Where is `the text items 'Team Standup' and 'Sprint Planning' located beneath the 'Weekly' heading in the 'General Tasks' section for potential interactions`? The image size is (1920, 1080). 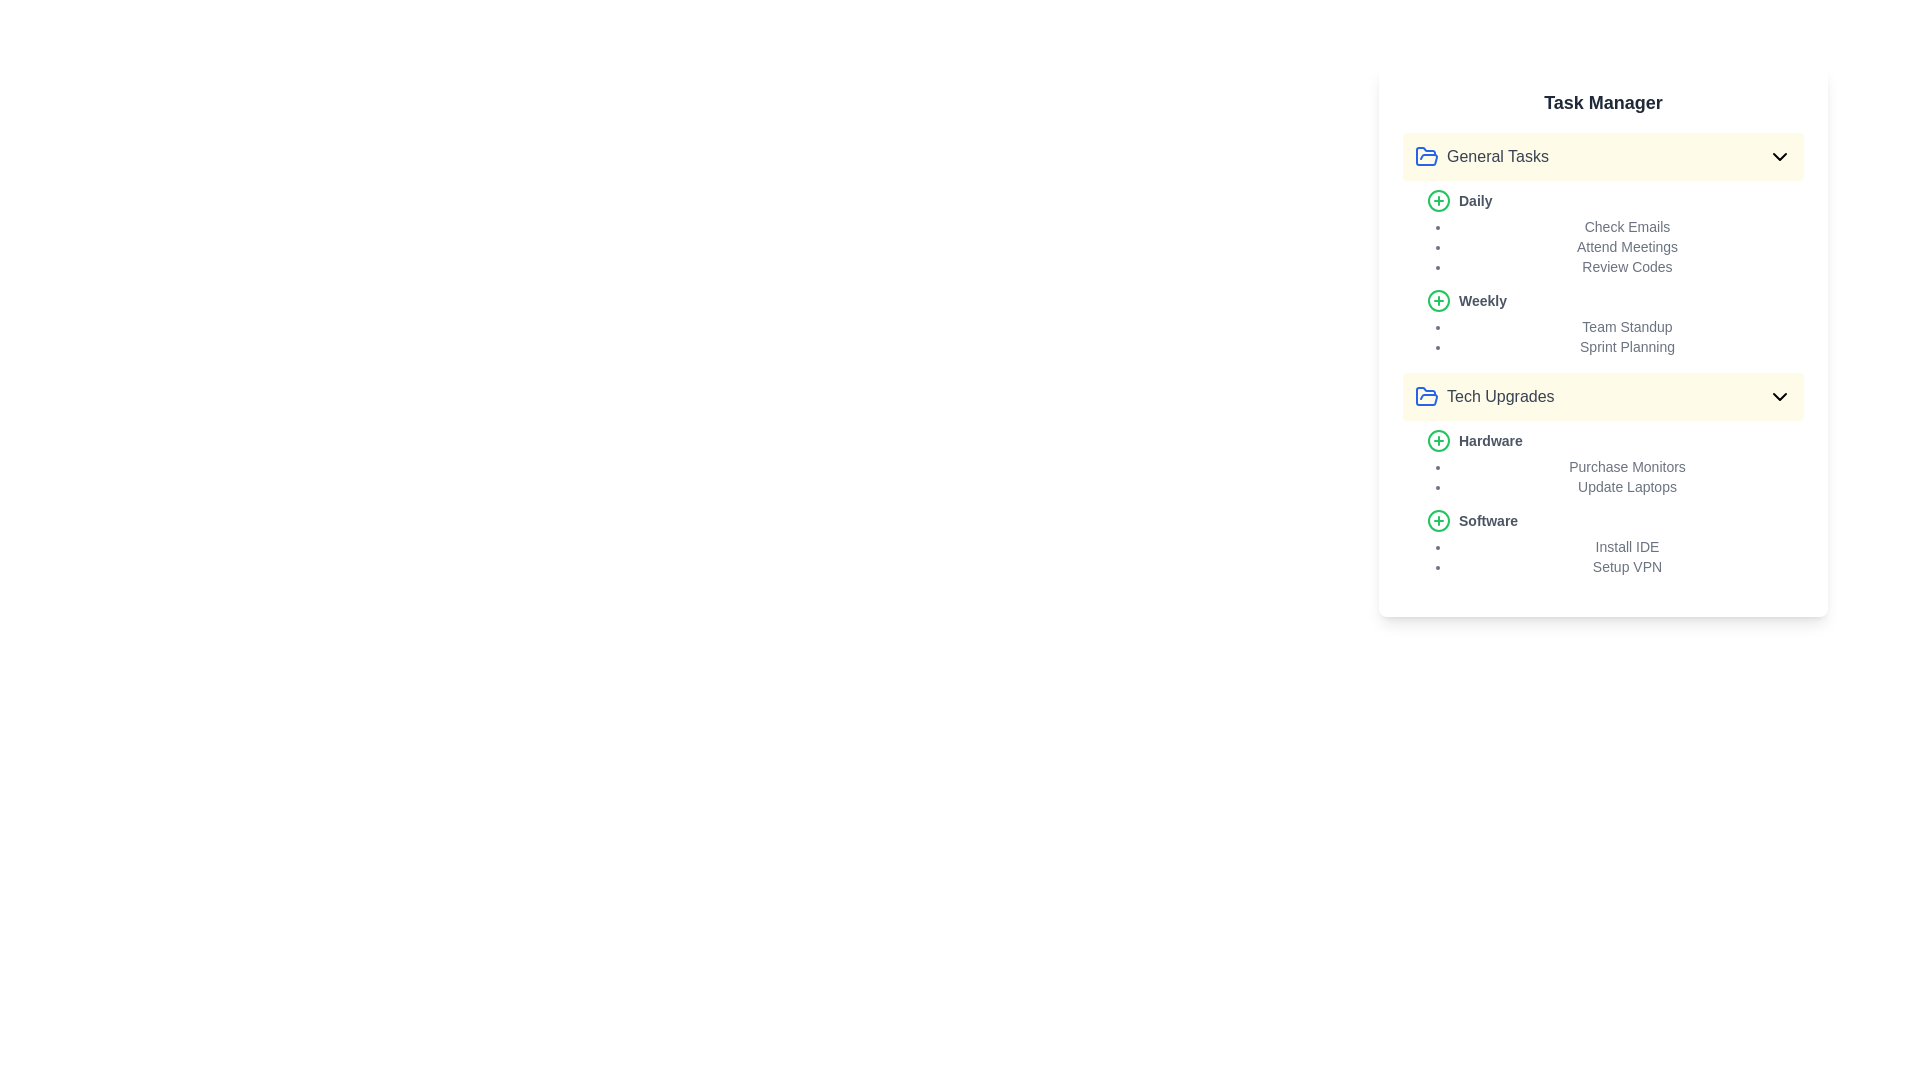
the text items 'Team Standup' and 'Sprint Planning' located beneath the 'Weekly' heading in the 'General Tasks' section for potential interactions is located at coordinates (1615, 322).